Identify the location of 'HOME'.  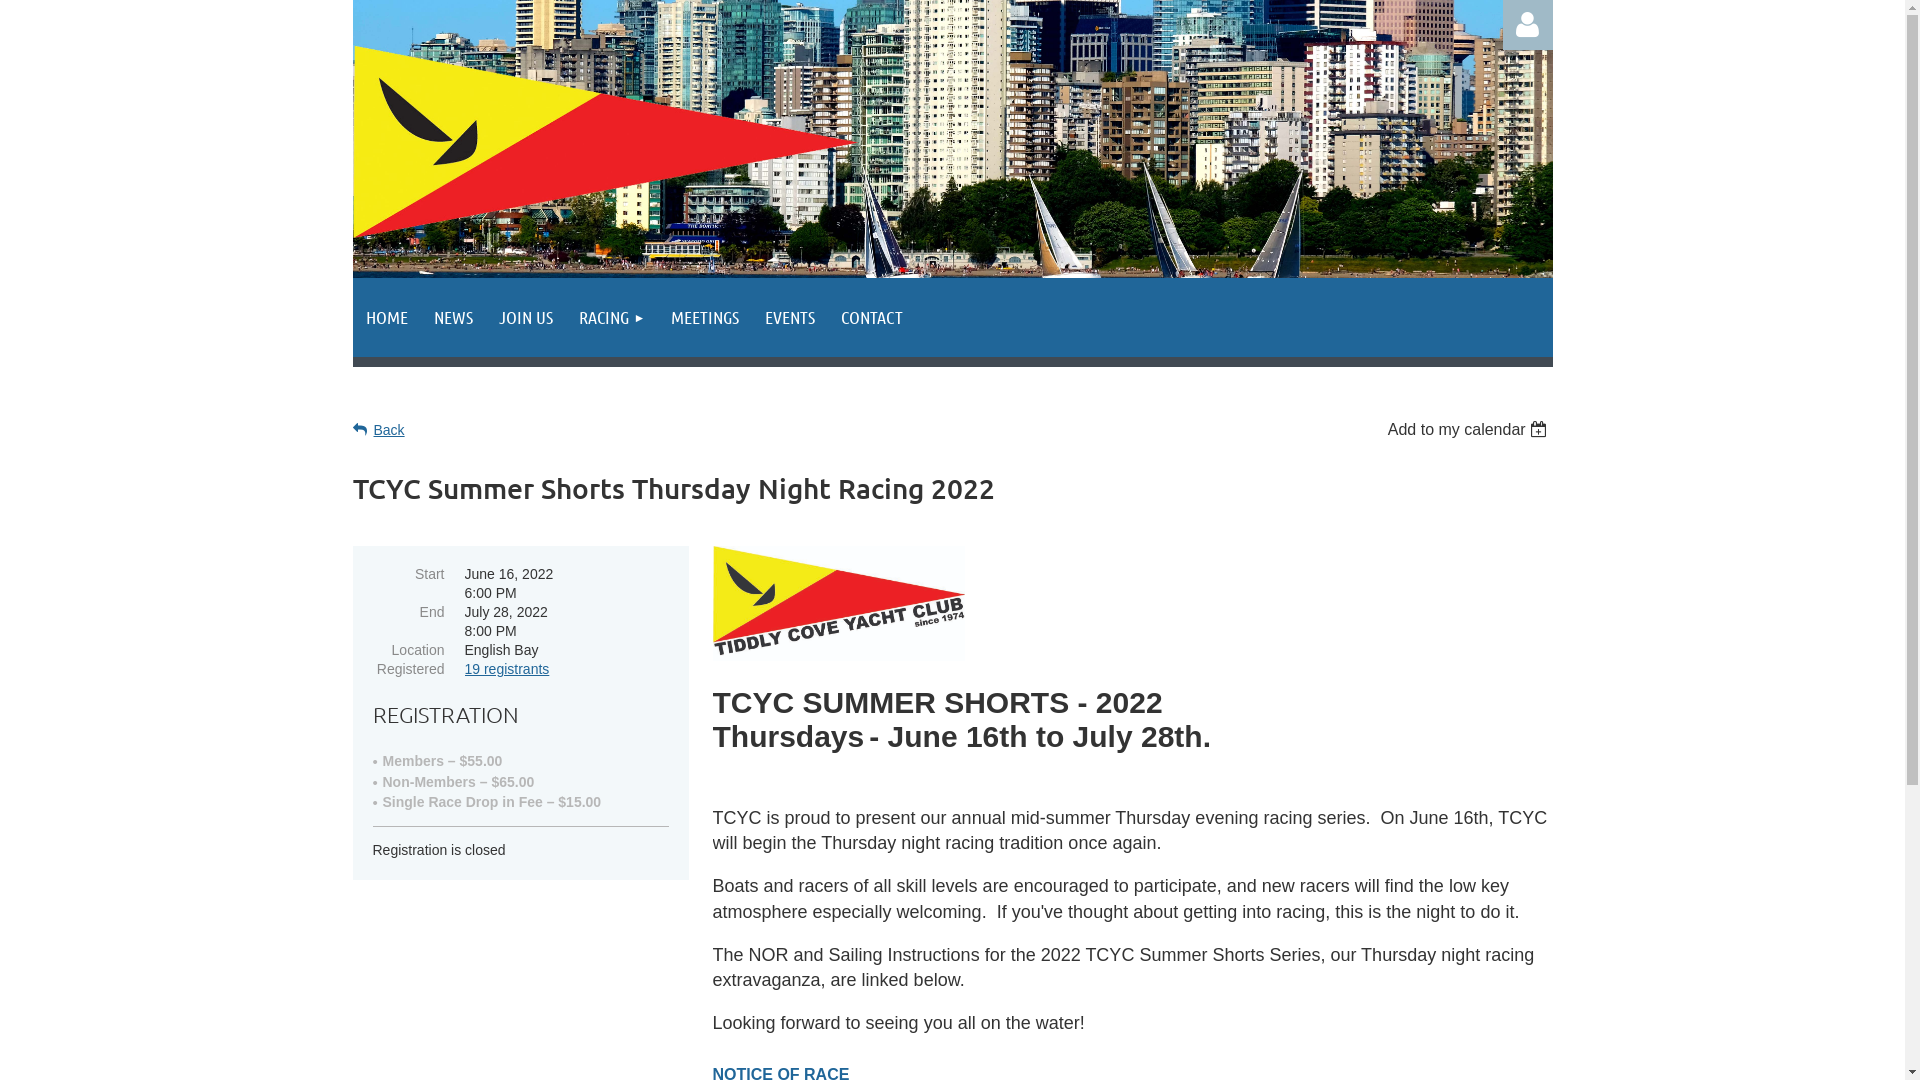
(385, 316).